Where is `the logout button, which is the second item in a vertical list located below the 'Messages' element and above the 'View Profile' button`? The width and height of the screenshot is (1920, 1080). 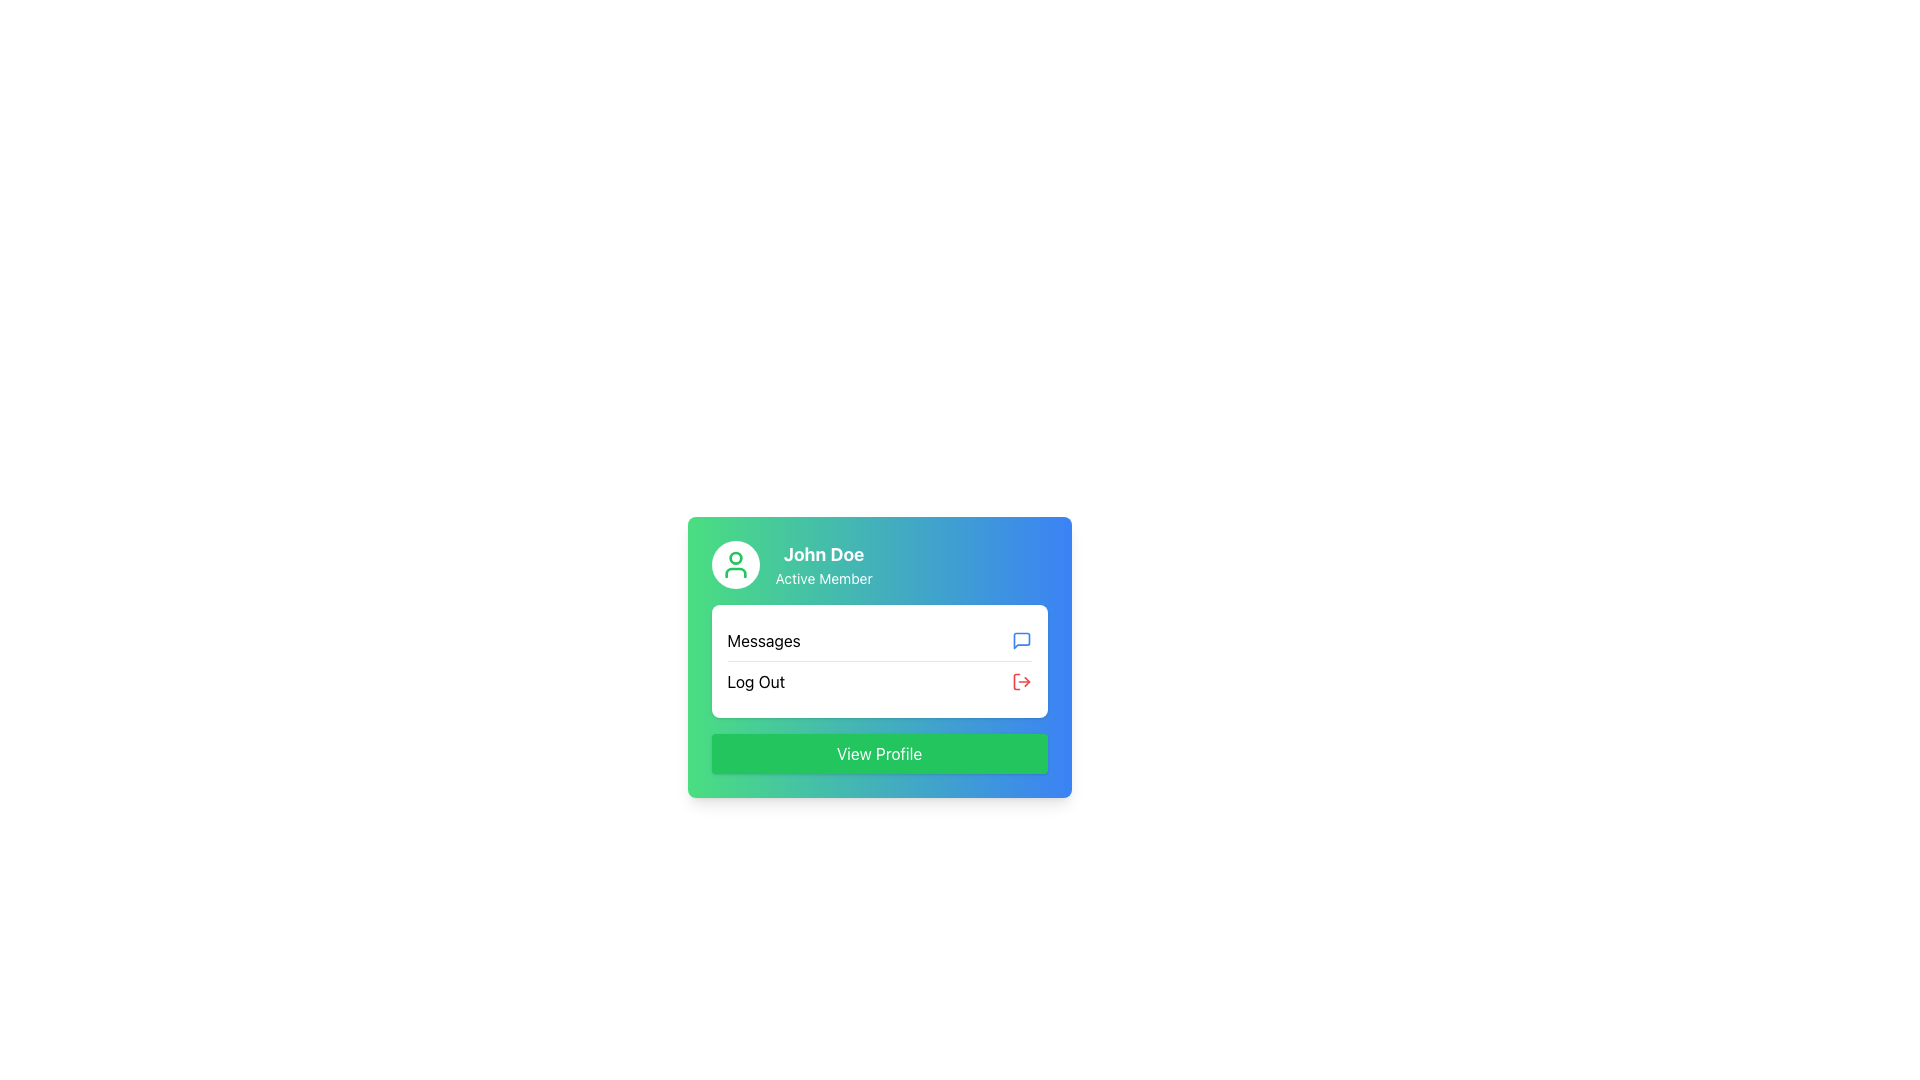
the logout button, which is the second item in a vertical list located below the 'Messages' element and above the 'View Profile' button is located at coordinates (879, 680).